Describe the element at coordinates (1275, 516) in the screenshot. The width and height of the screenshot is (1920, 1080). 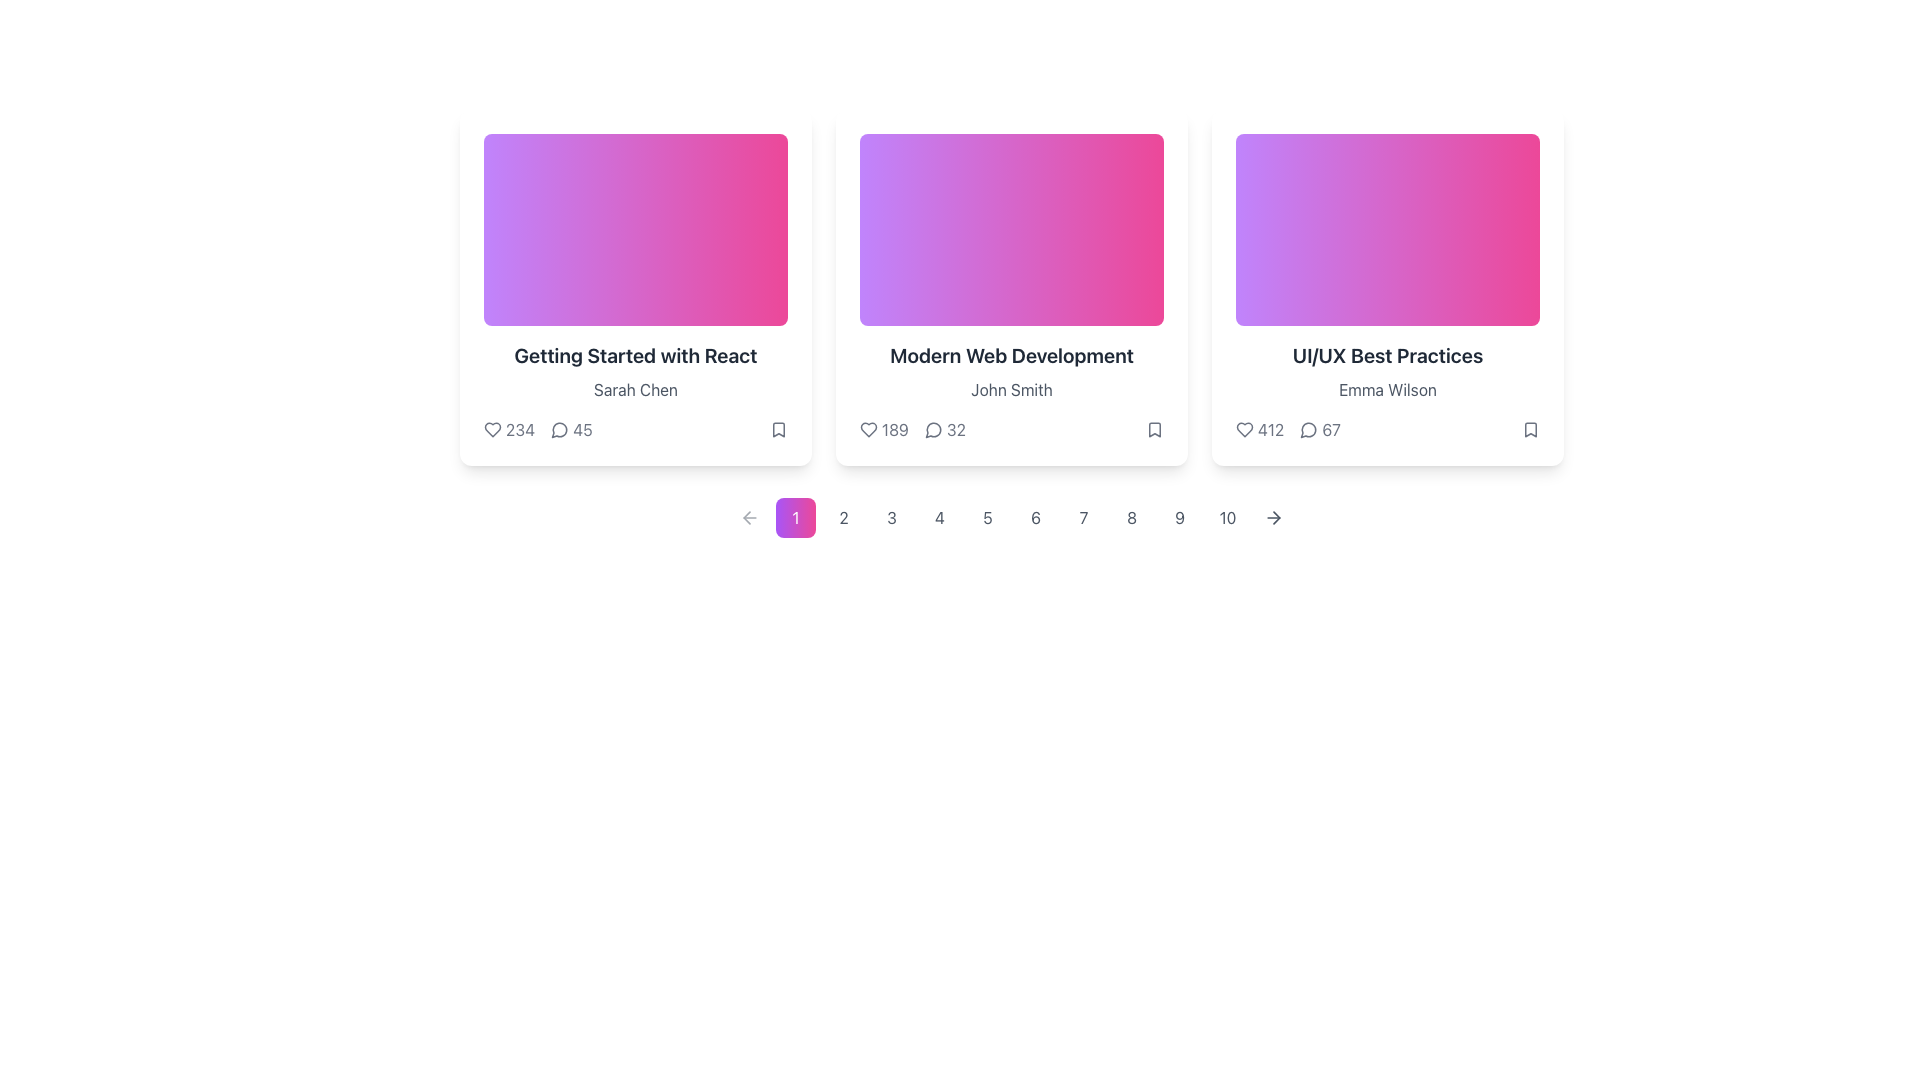
I see `the forward navigation arrow located to the right of the '10' pagination button in the footer section` at that location.